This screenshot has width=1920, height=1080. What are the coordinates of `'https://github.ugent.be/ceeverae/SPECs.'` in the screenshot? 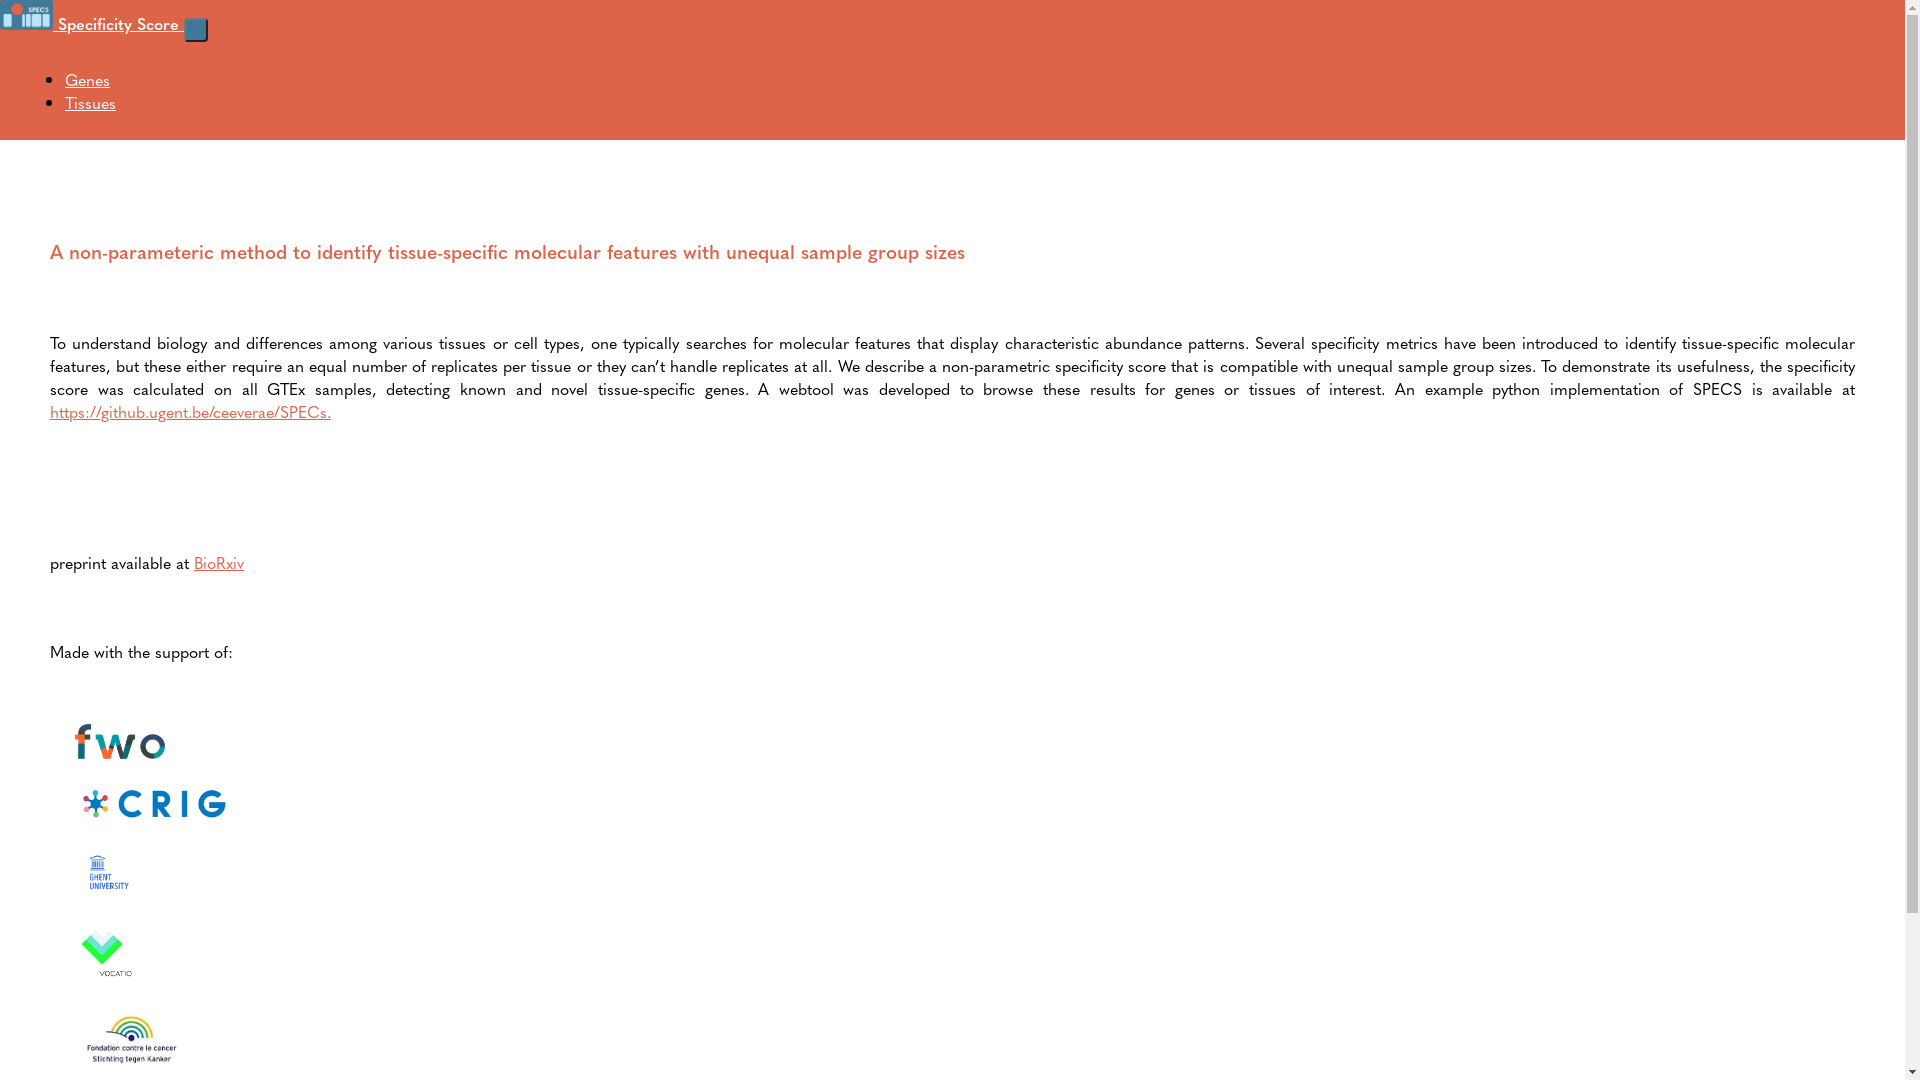 It's located at (190, 410).